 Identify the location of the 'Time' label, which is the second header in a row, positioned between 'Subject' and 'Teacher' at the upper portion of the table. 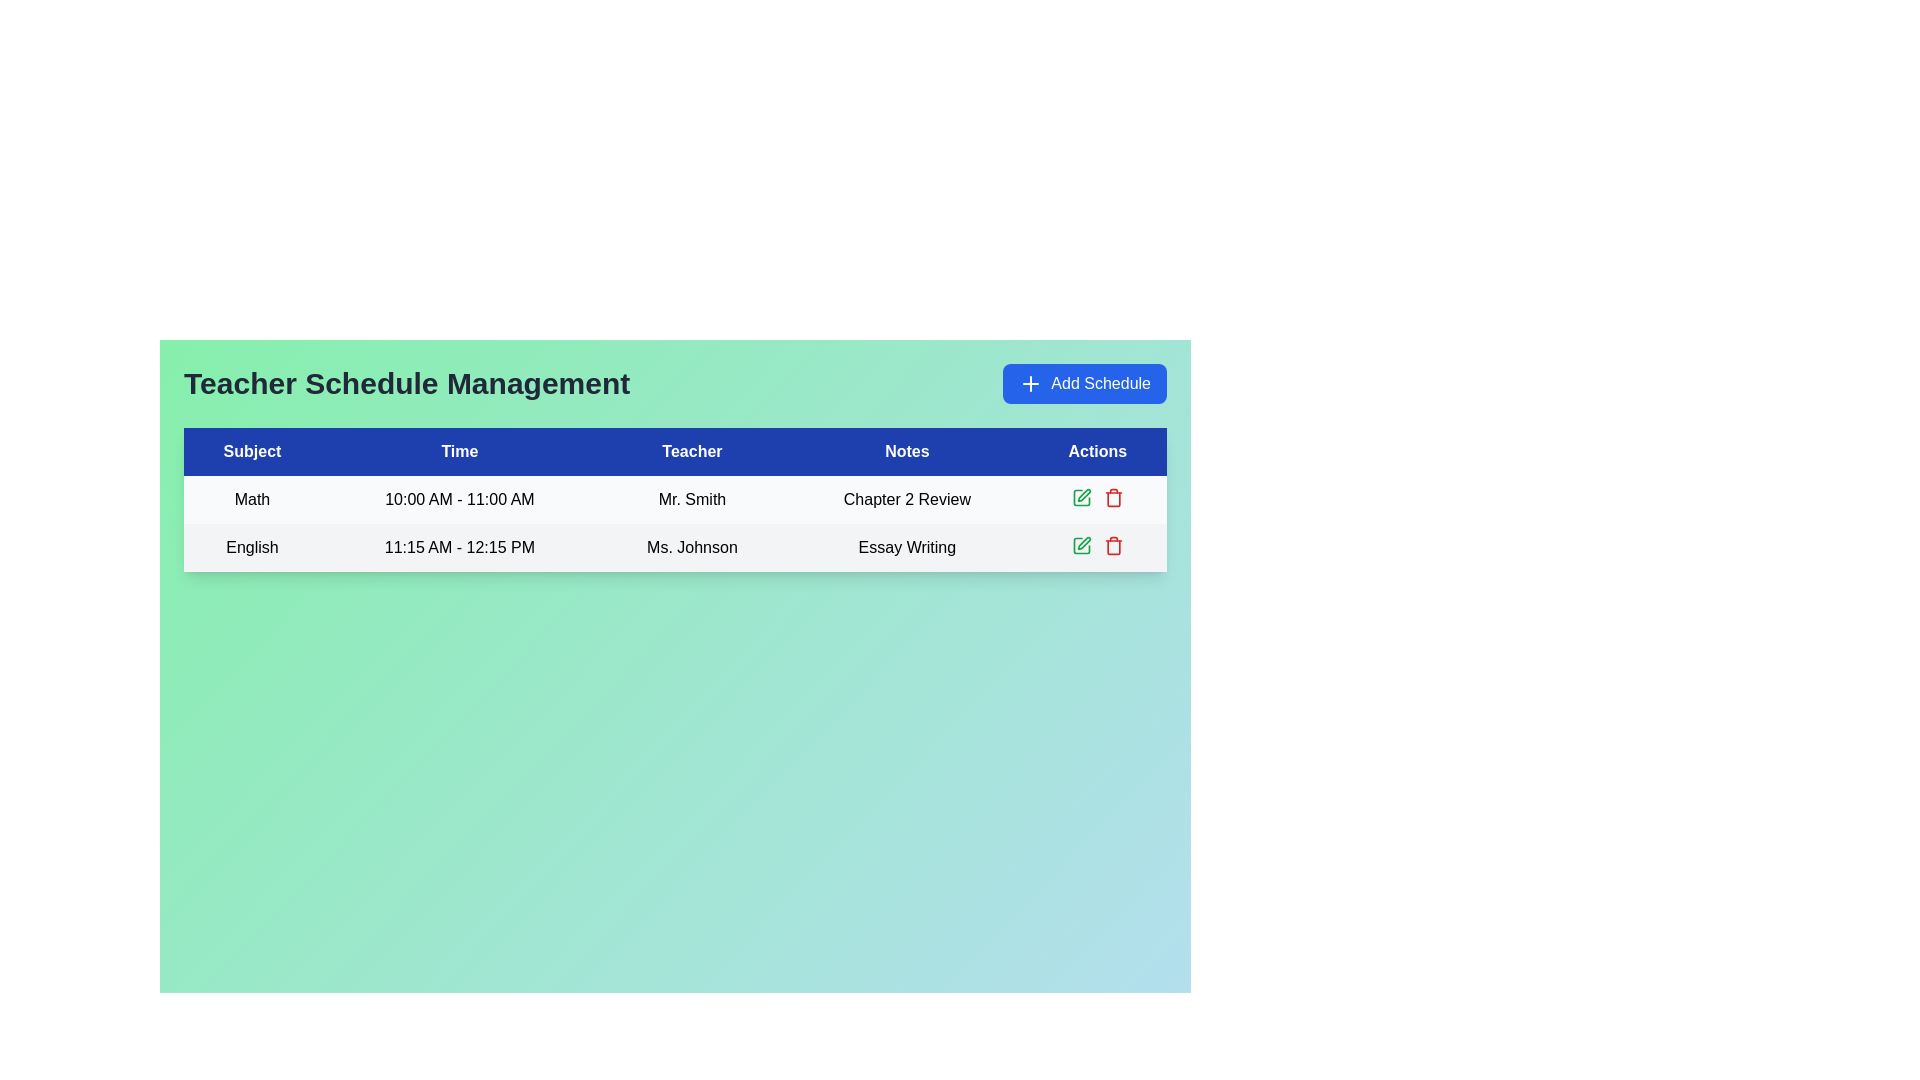
(458, 451).